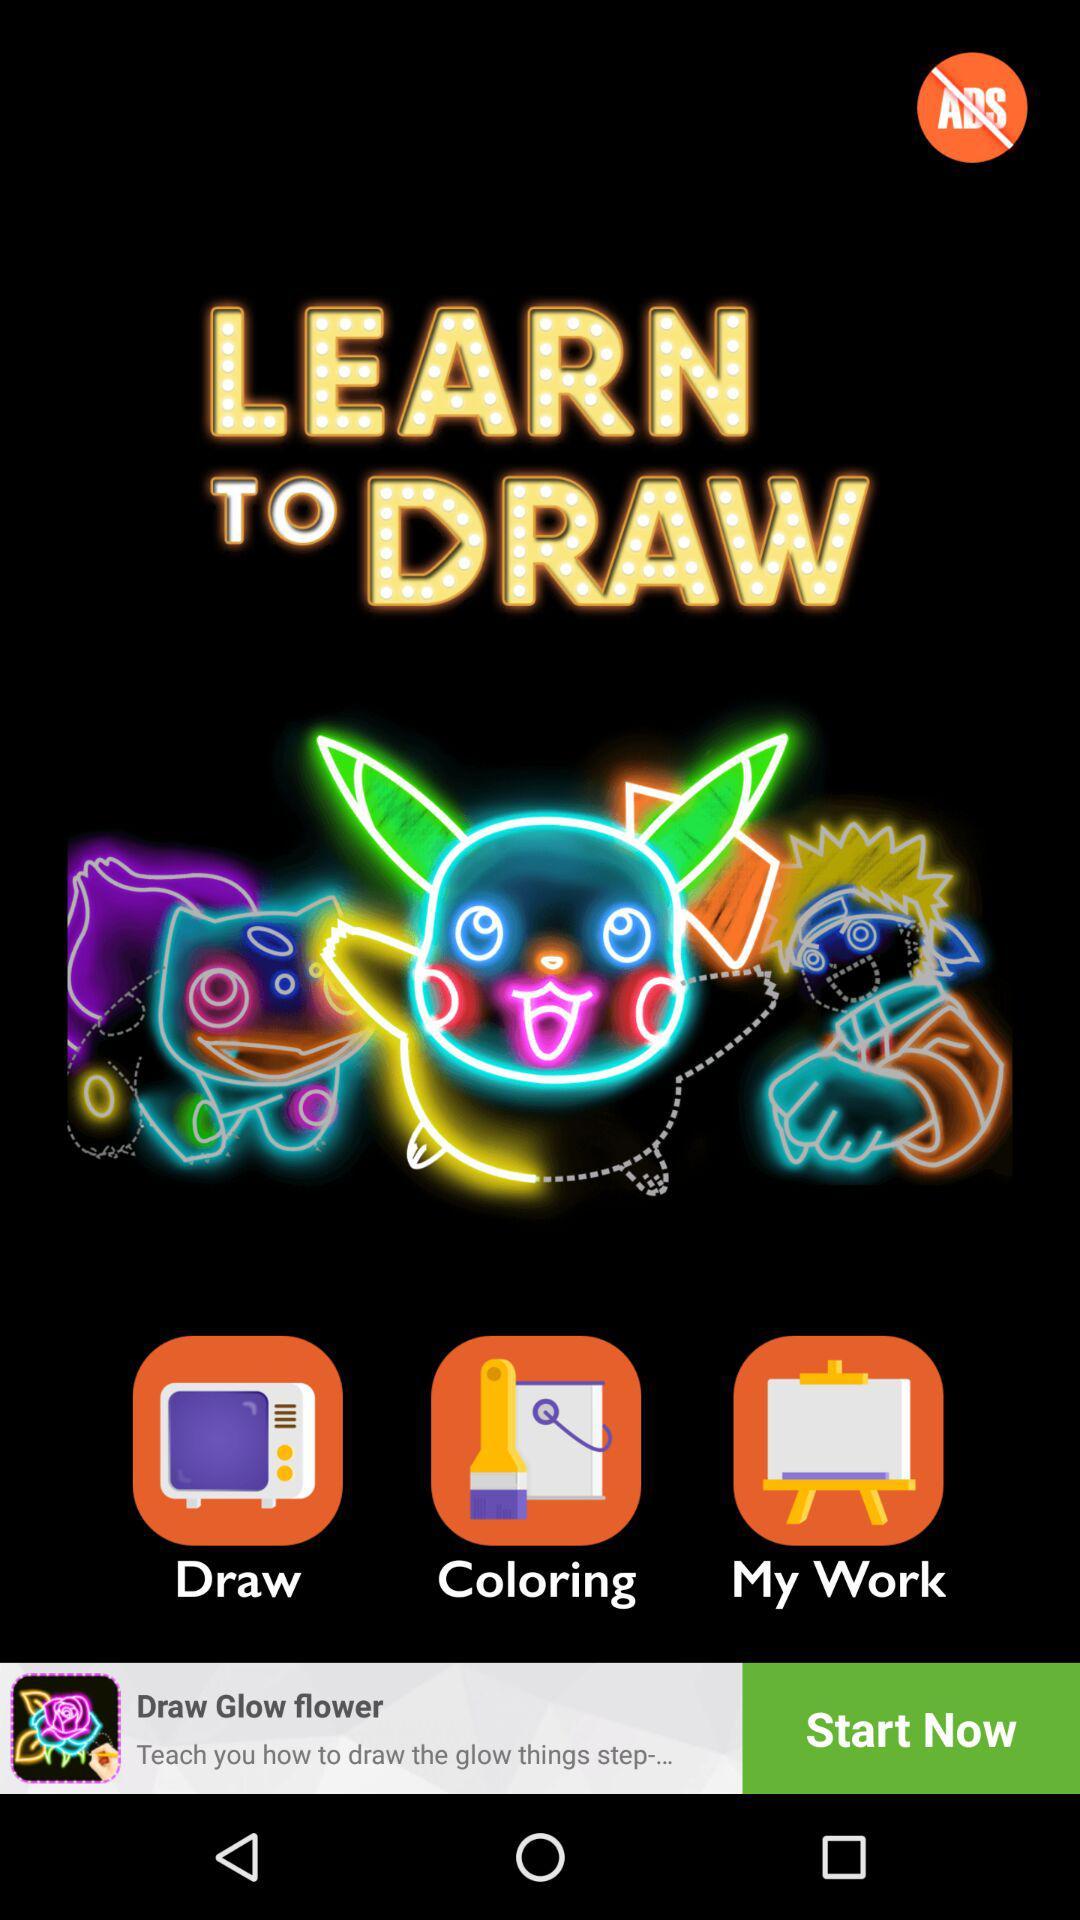  What do you see at coordinates (535, 1441) in the screenshot?
I see `coloring` at bounding box center [535, 1441].